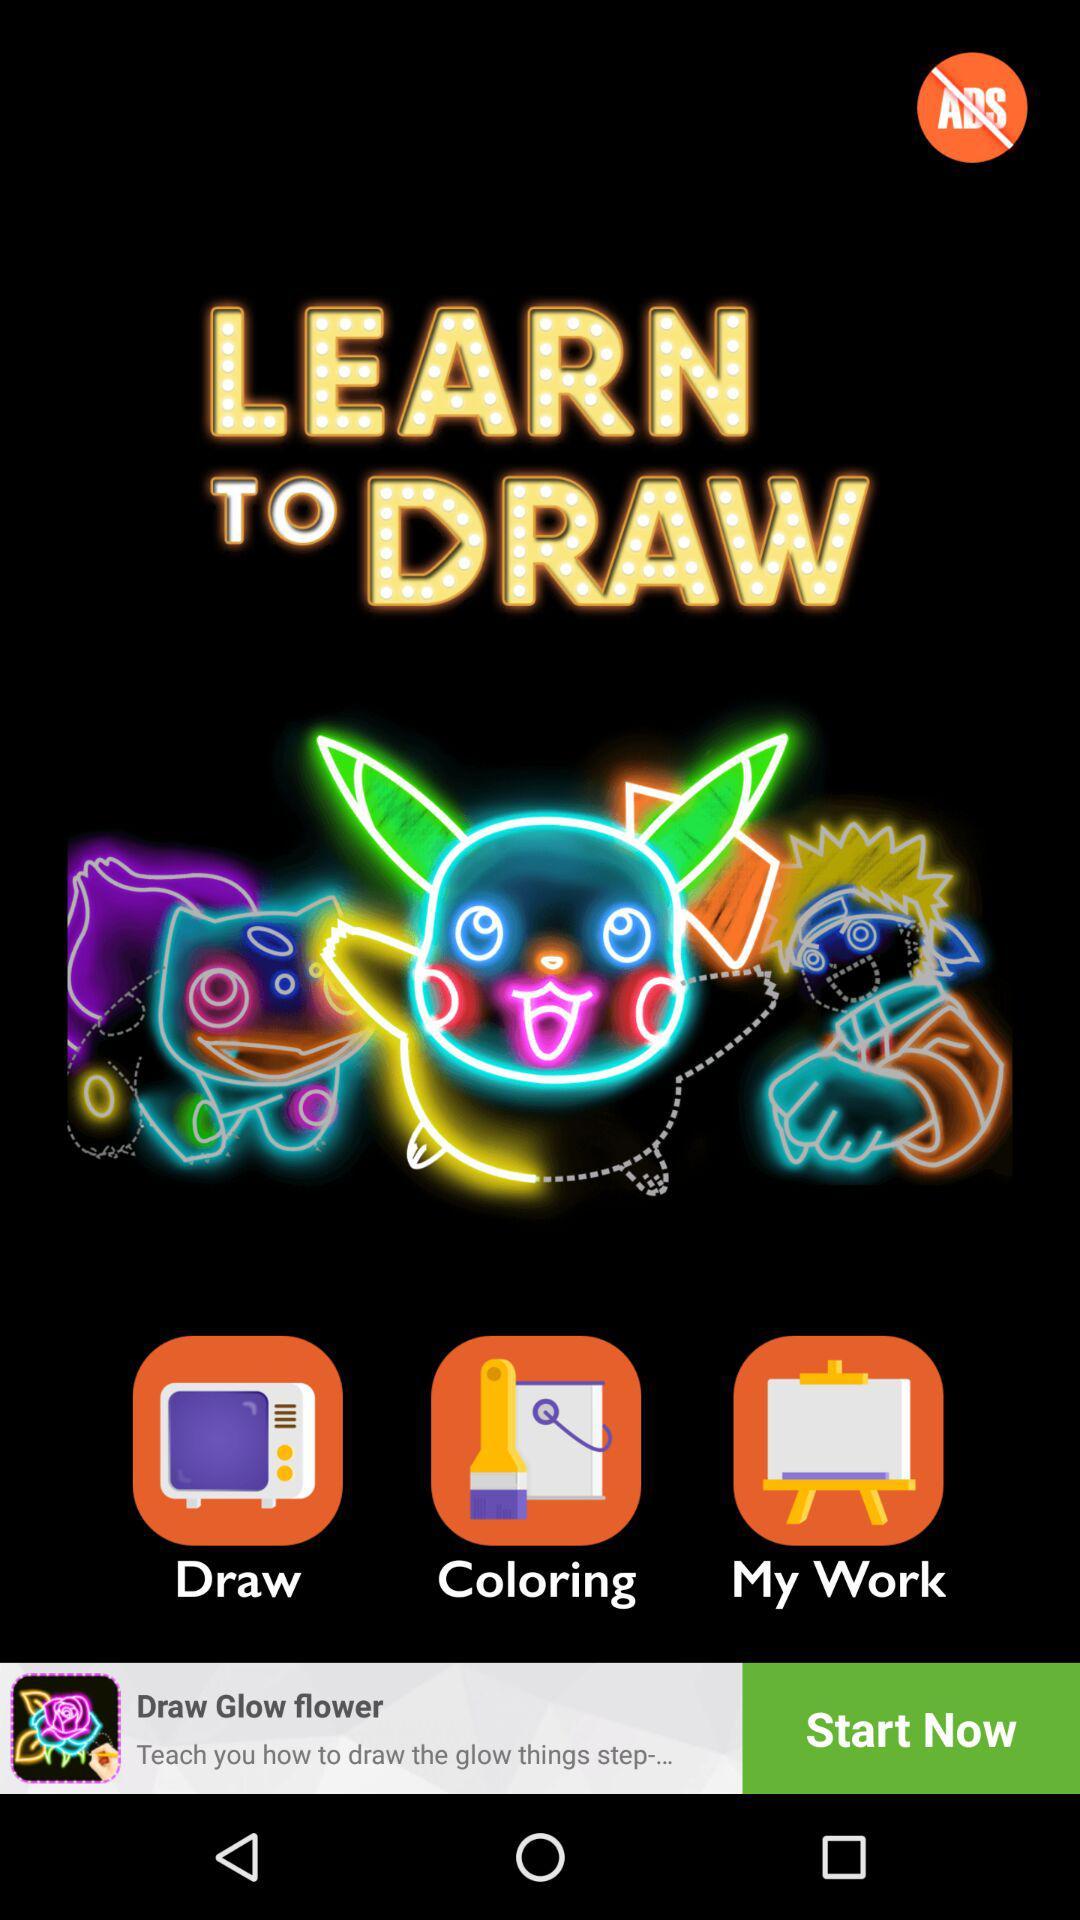  What do you see at coordinates (535, 1441) in the screenshot?
I see `coloring` at bounding box center [535, 1441].